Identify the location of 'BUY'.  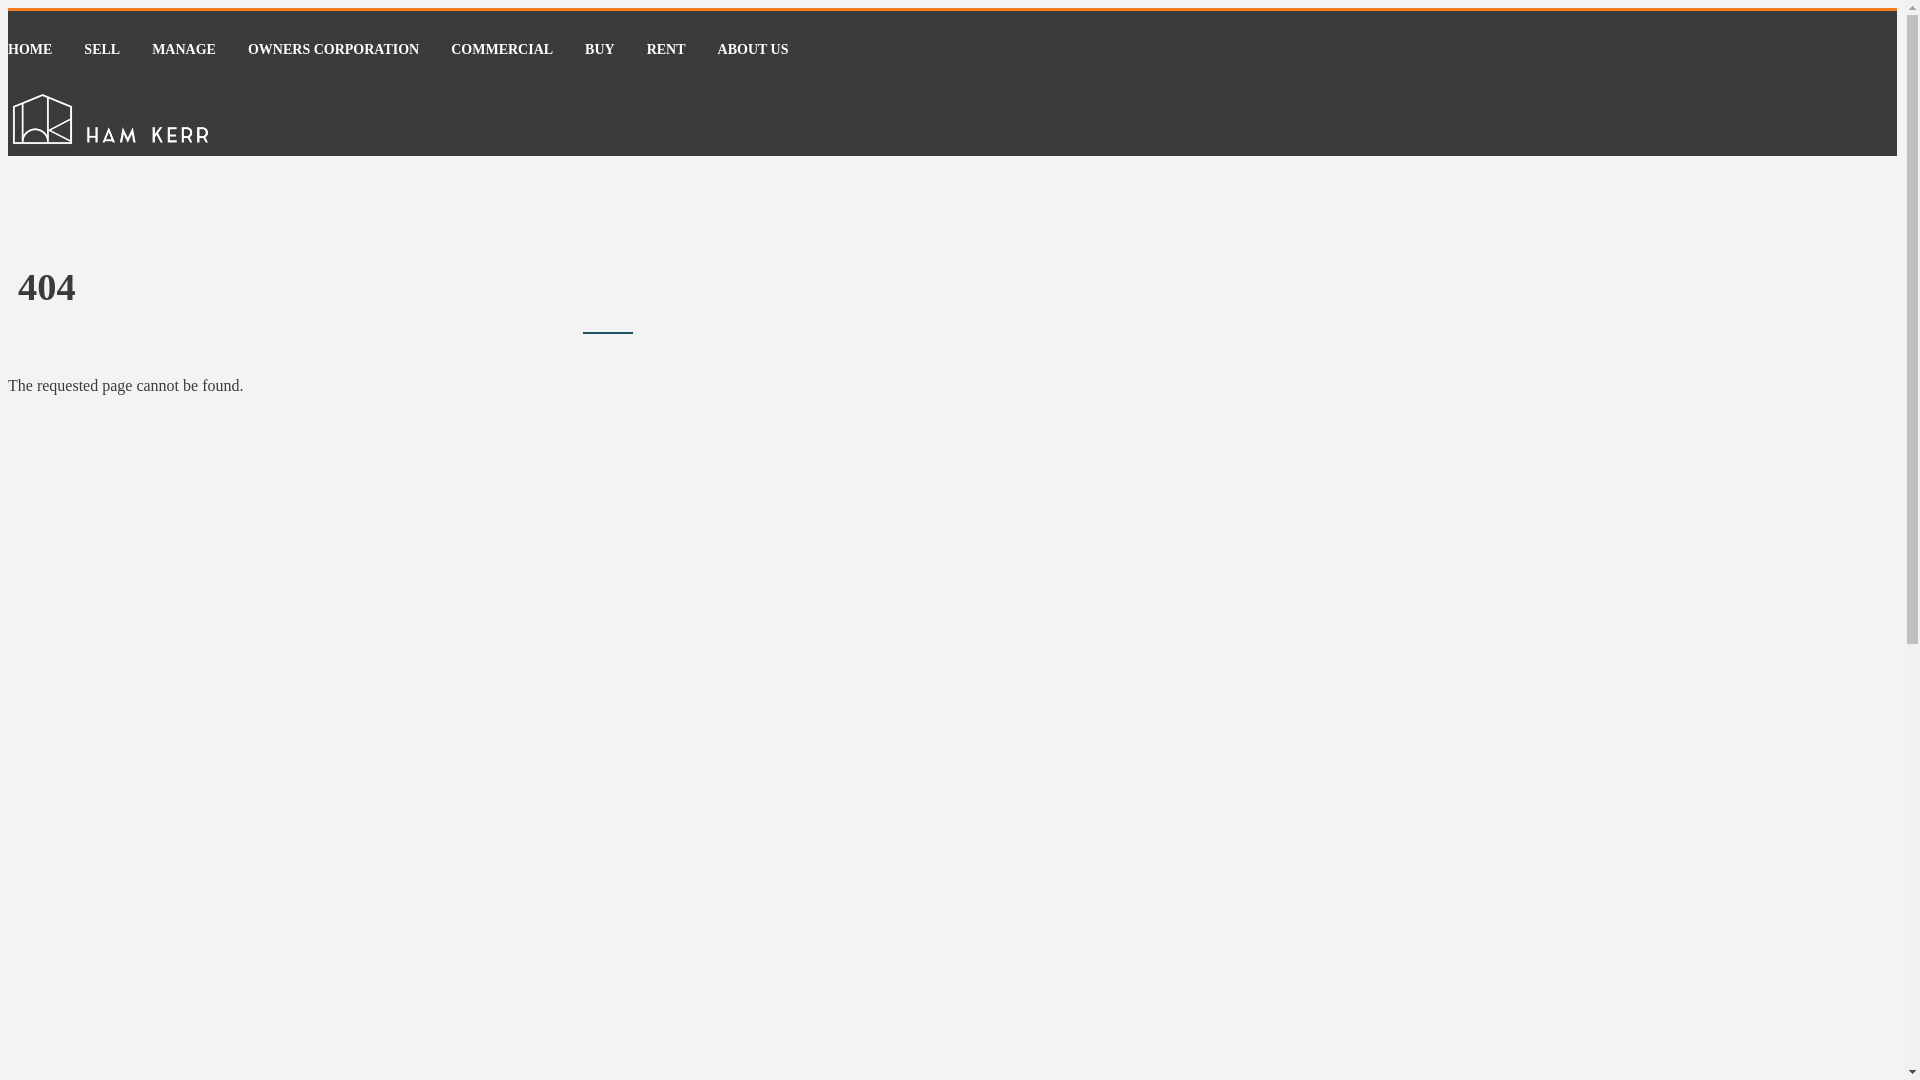
(599, 49).